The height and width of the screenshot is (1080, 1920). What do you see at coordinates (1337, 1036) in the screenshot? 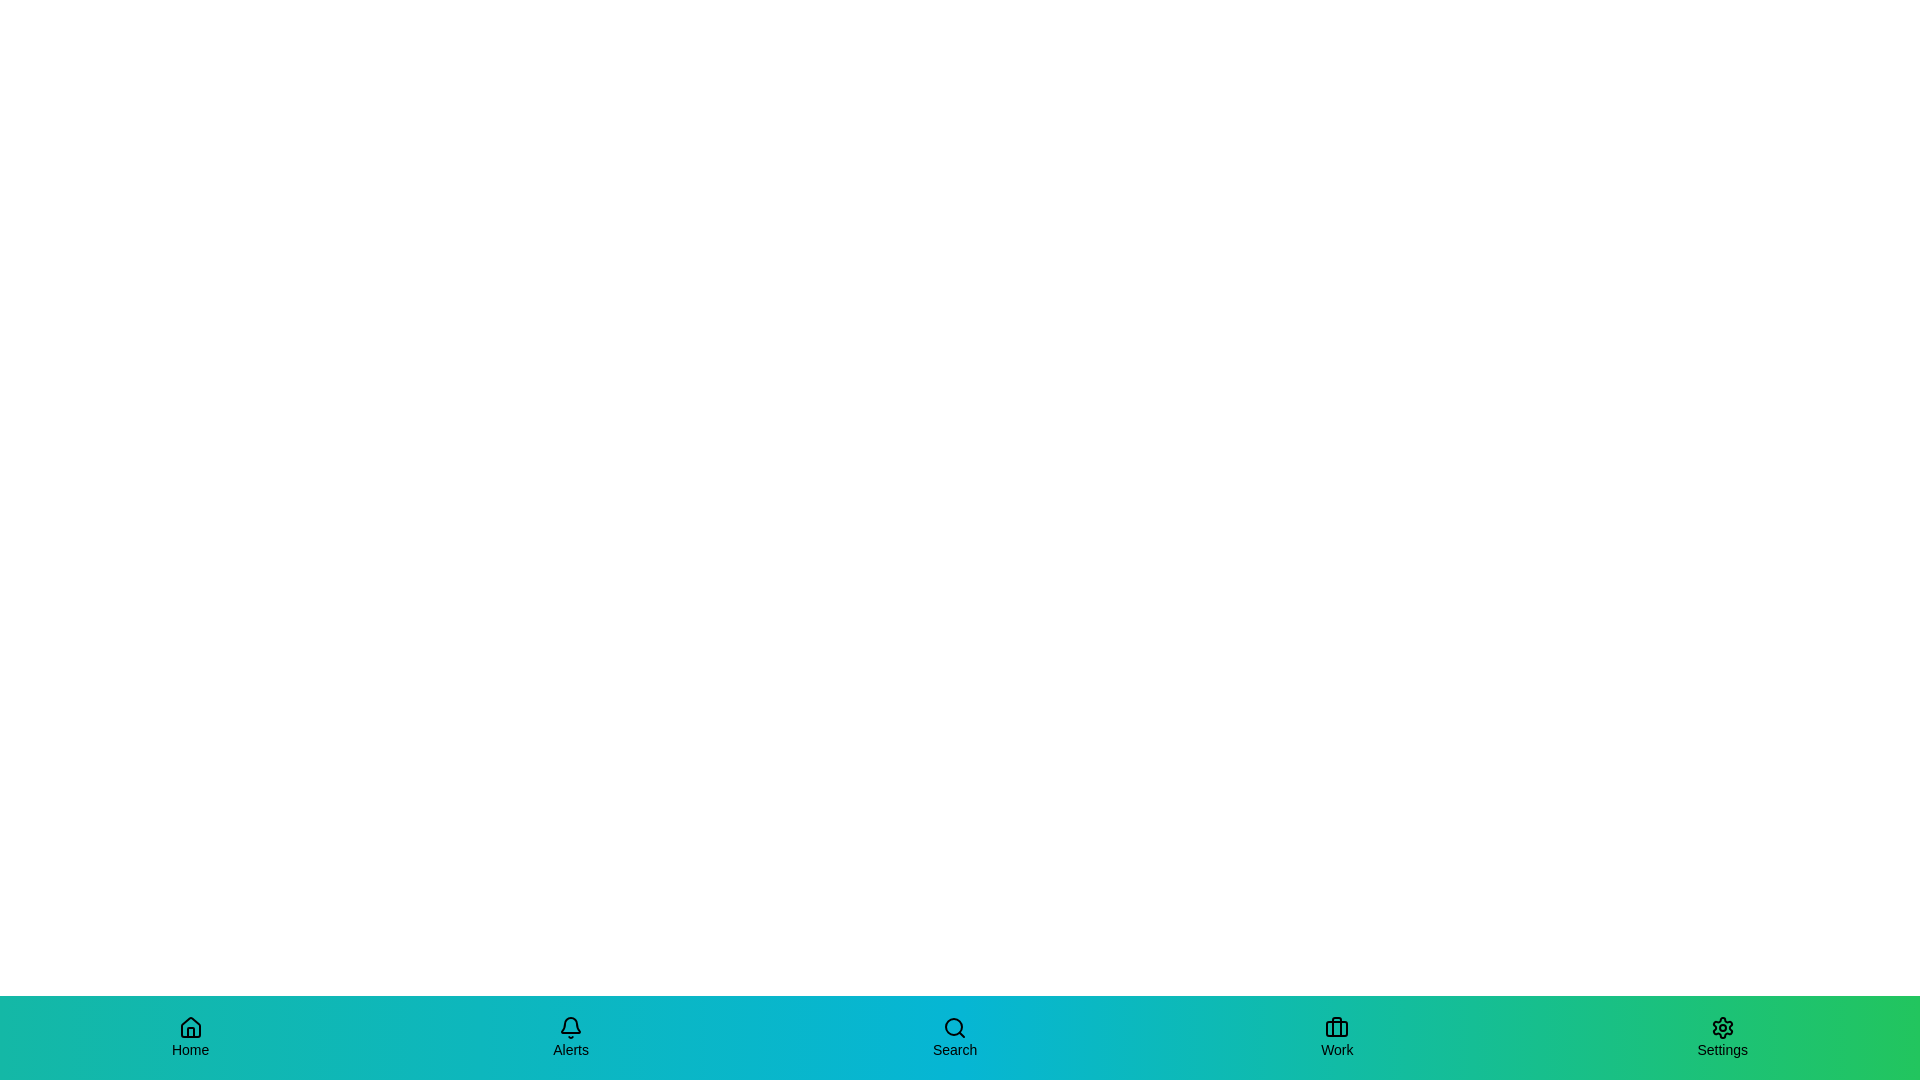
I see `the Work tab in the bottom navigation bar` at bounding box center [1337, 1036].